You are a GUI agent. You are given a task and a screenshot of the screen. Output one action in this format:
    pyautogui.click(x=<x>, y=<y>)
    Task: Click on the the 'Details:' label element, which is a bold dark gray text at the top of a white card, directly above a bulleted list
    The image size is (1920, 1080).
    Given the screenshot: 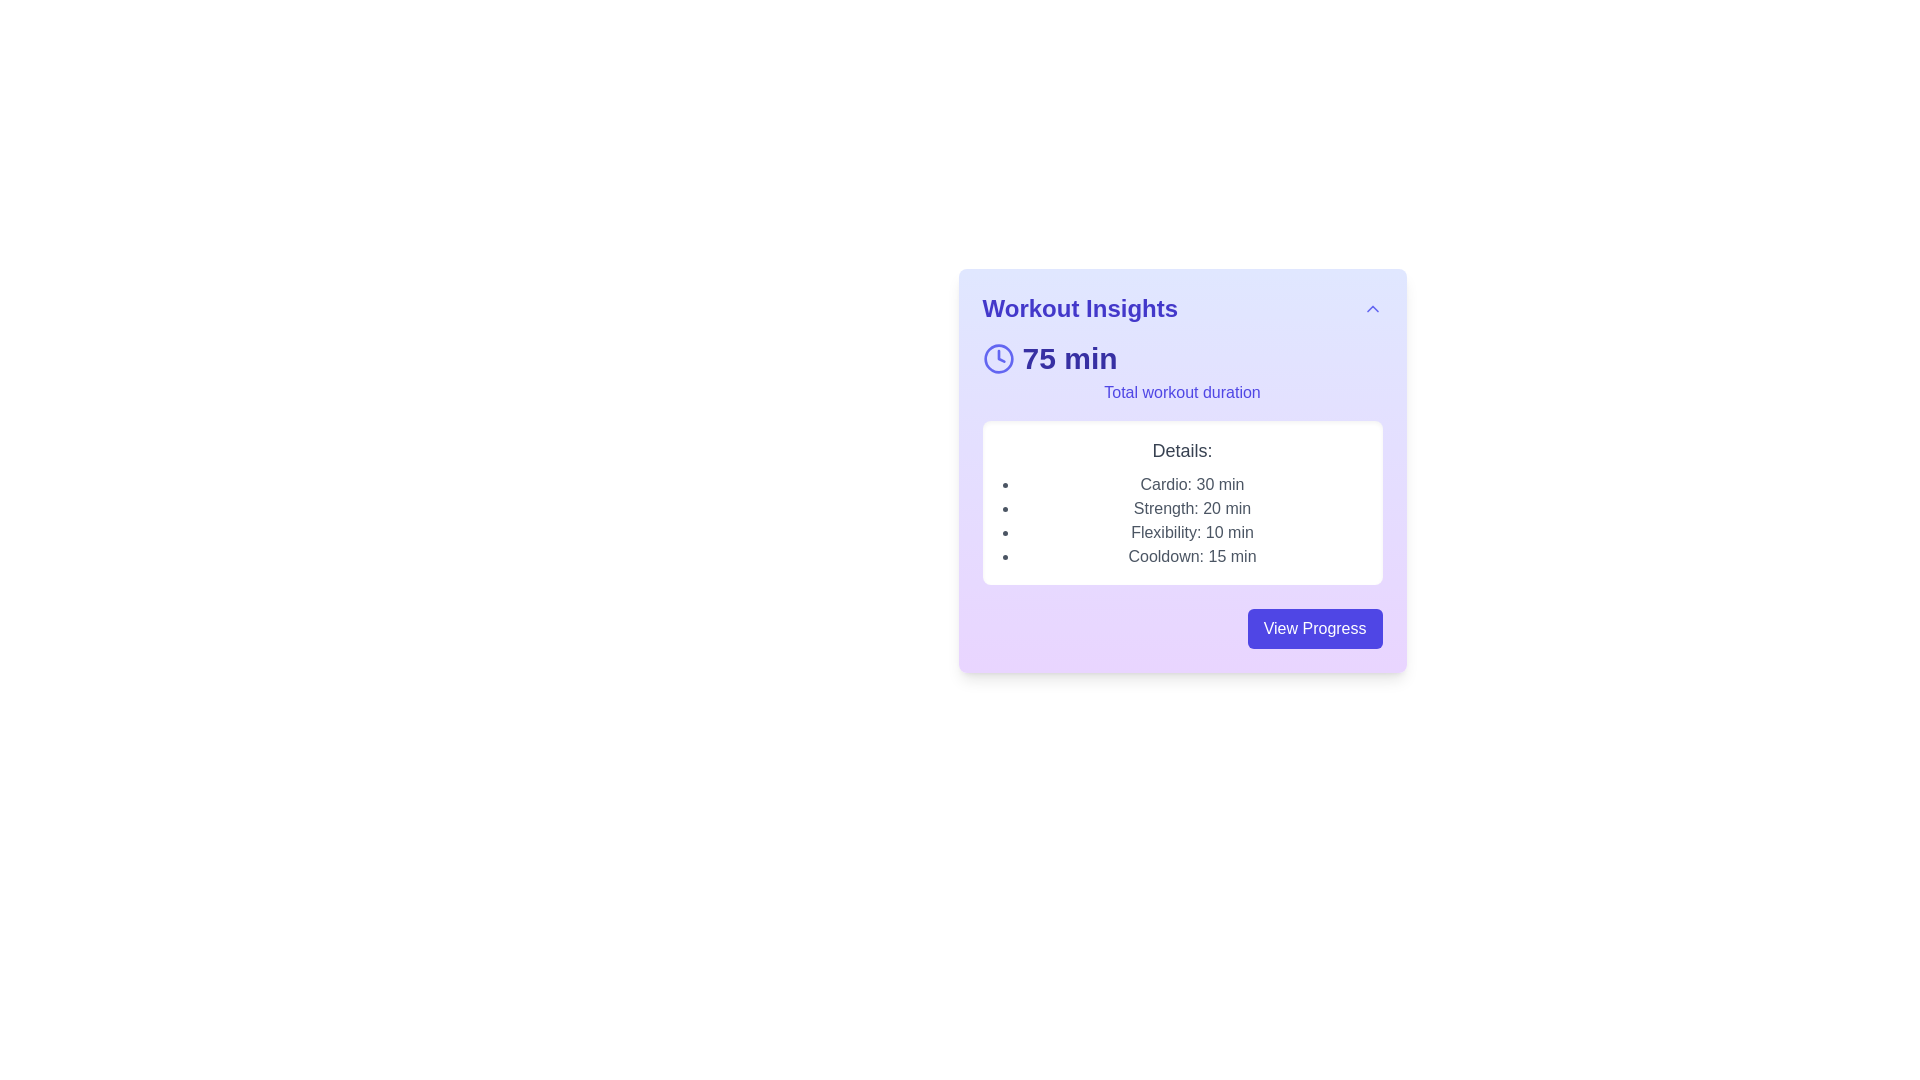 What is the action you would take?
    pyautogui.click(x=1182, y=451)
    